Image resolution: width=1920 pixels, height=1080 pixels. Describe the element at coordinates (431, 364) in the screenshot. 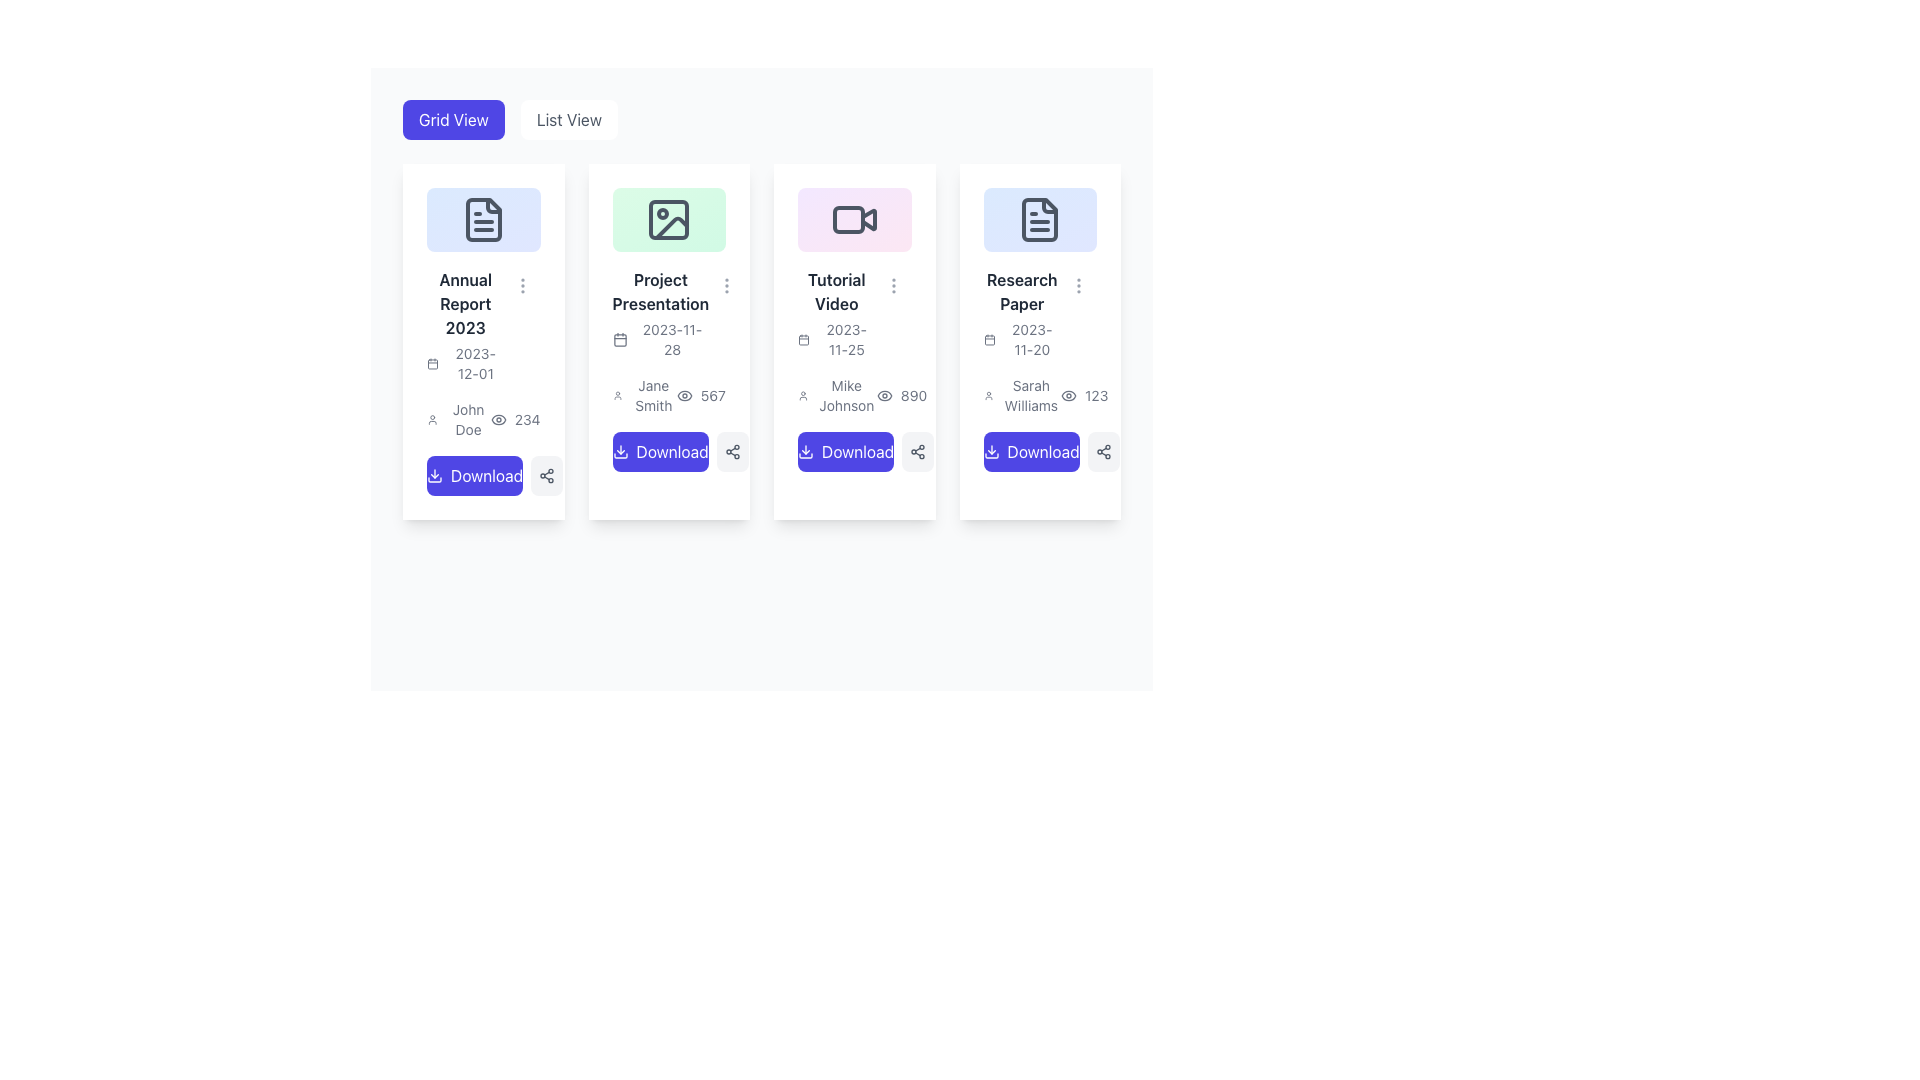

I see `the decorative element located near the top-left corner of the calendar icon, which is situated below the two vertical lines and above the horizontal line splitting the icon` at that location.